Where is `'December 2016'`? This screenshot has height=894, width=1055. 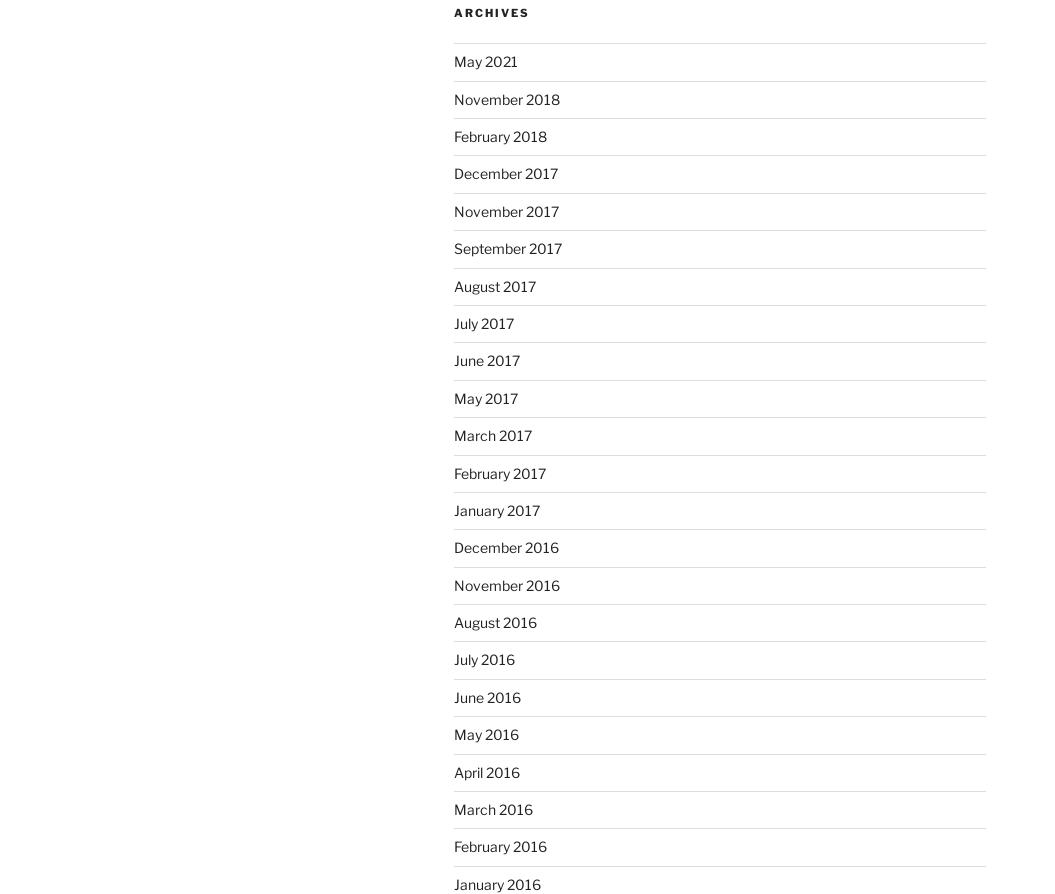
'December 2016' is located at coordinates (506, 547).